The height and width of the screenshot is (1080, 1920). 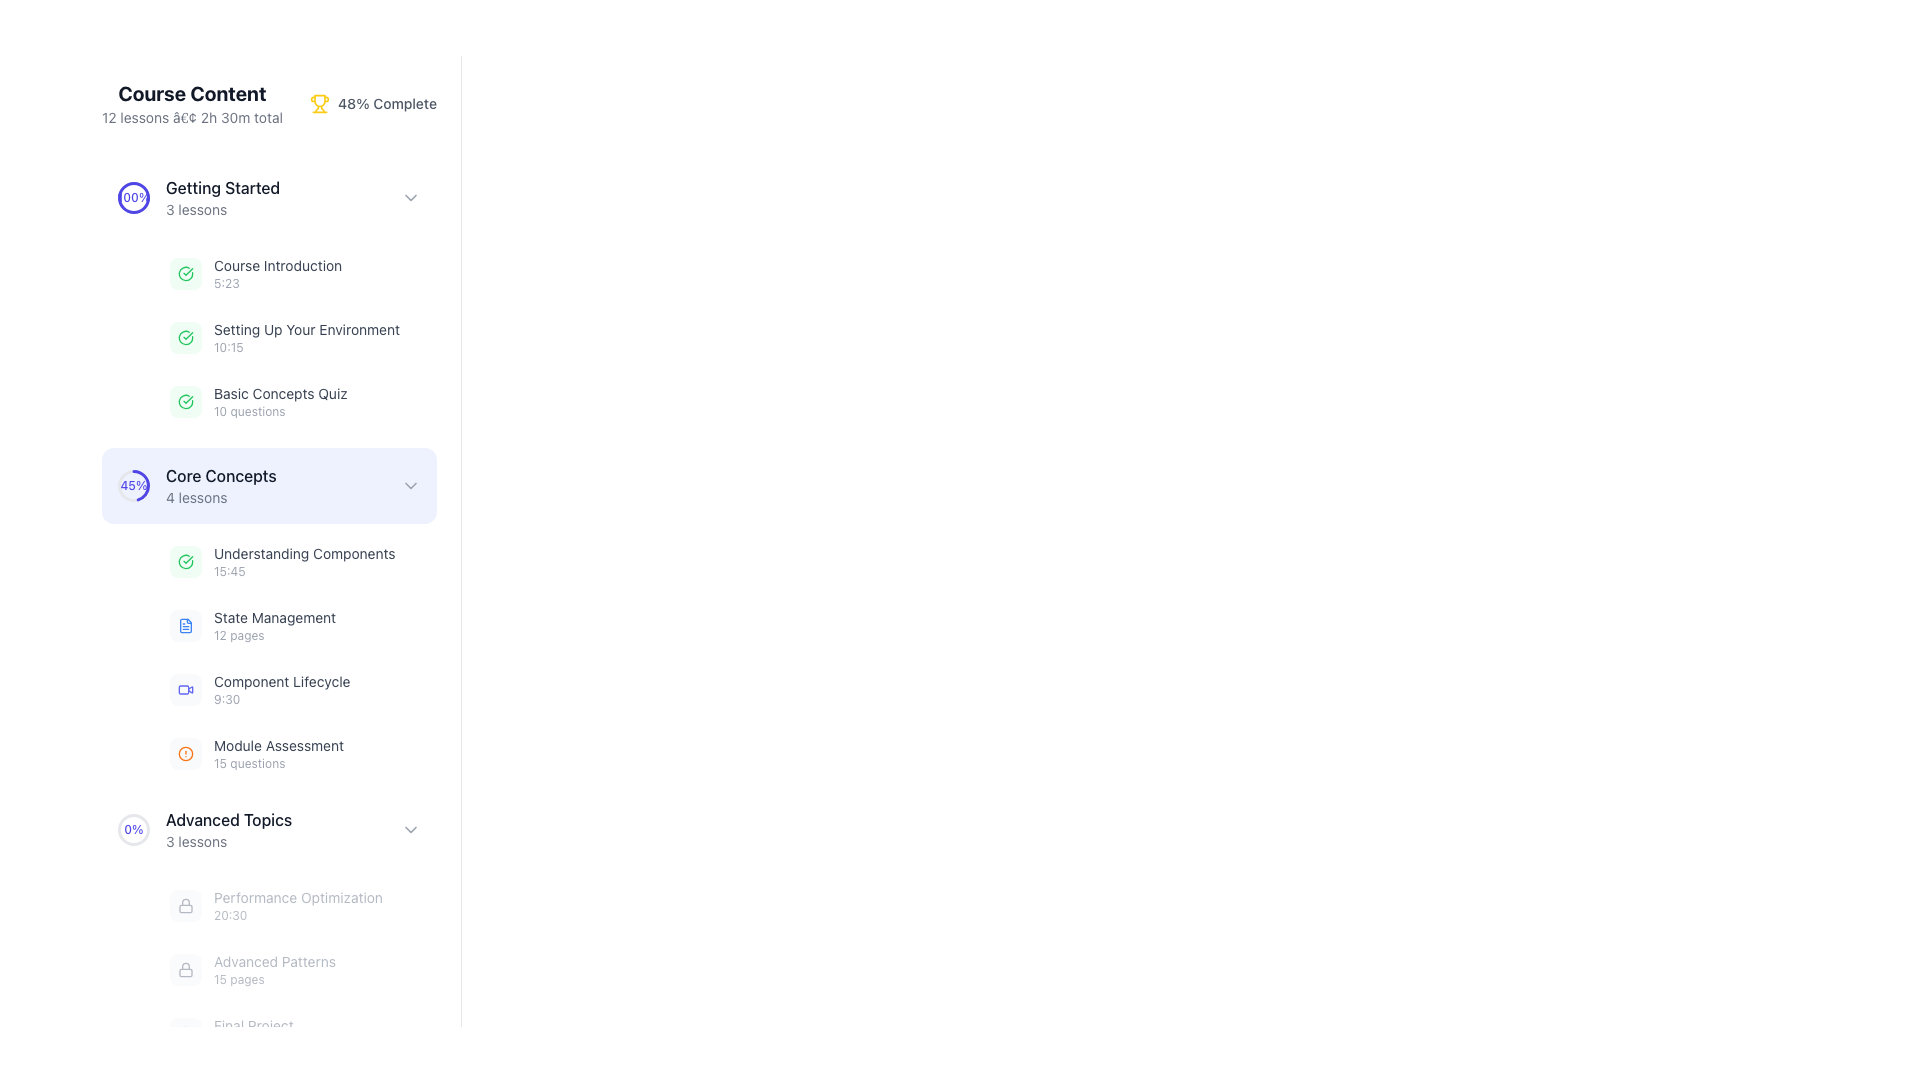 I want to click on the text label saying 'Basic Concepts Quiz' located in the 'Getting Started' section of the sidebar layout, so click(x=279, y=393).